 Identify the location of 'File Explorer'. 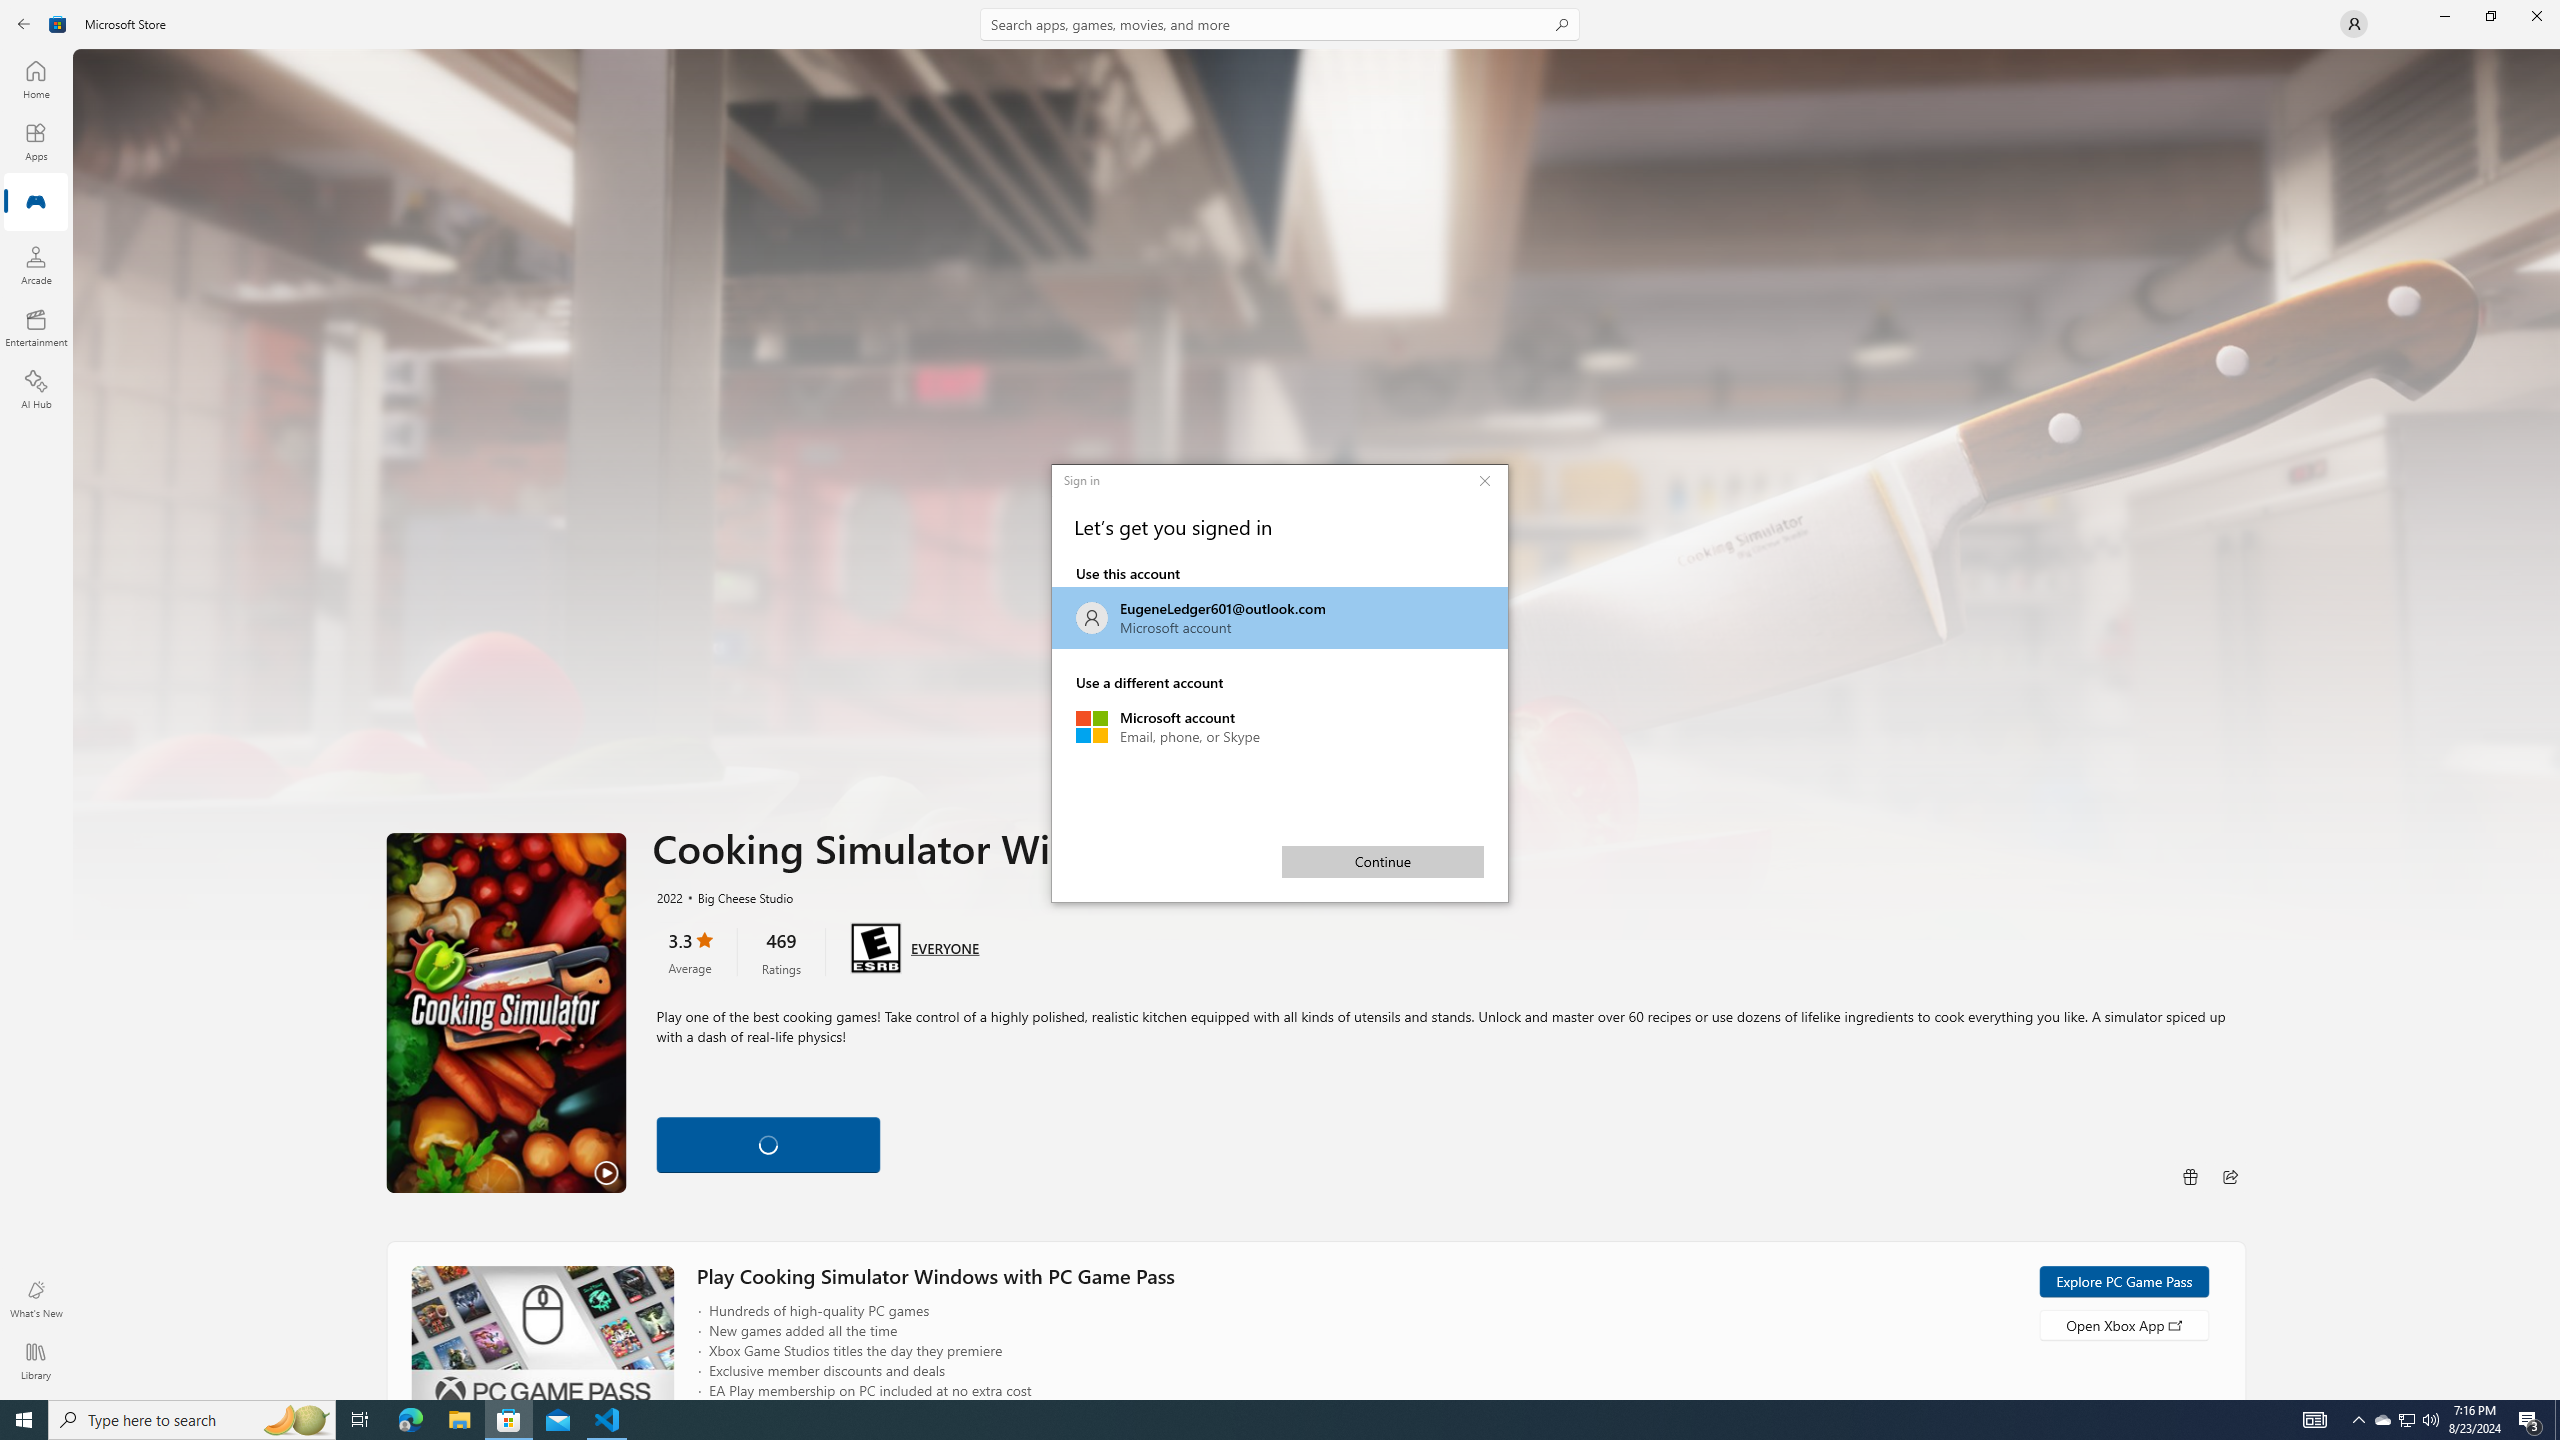
(458, 1418).